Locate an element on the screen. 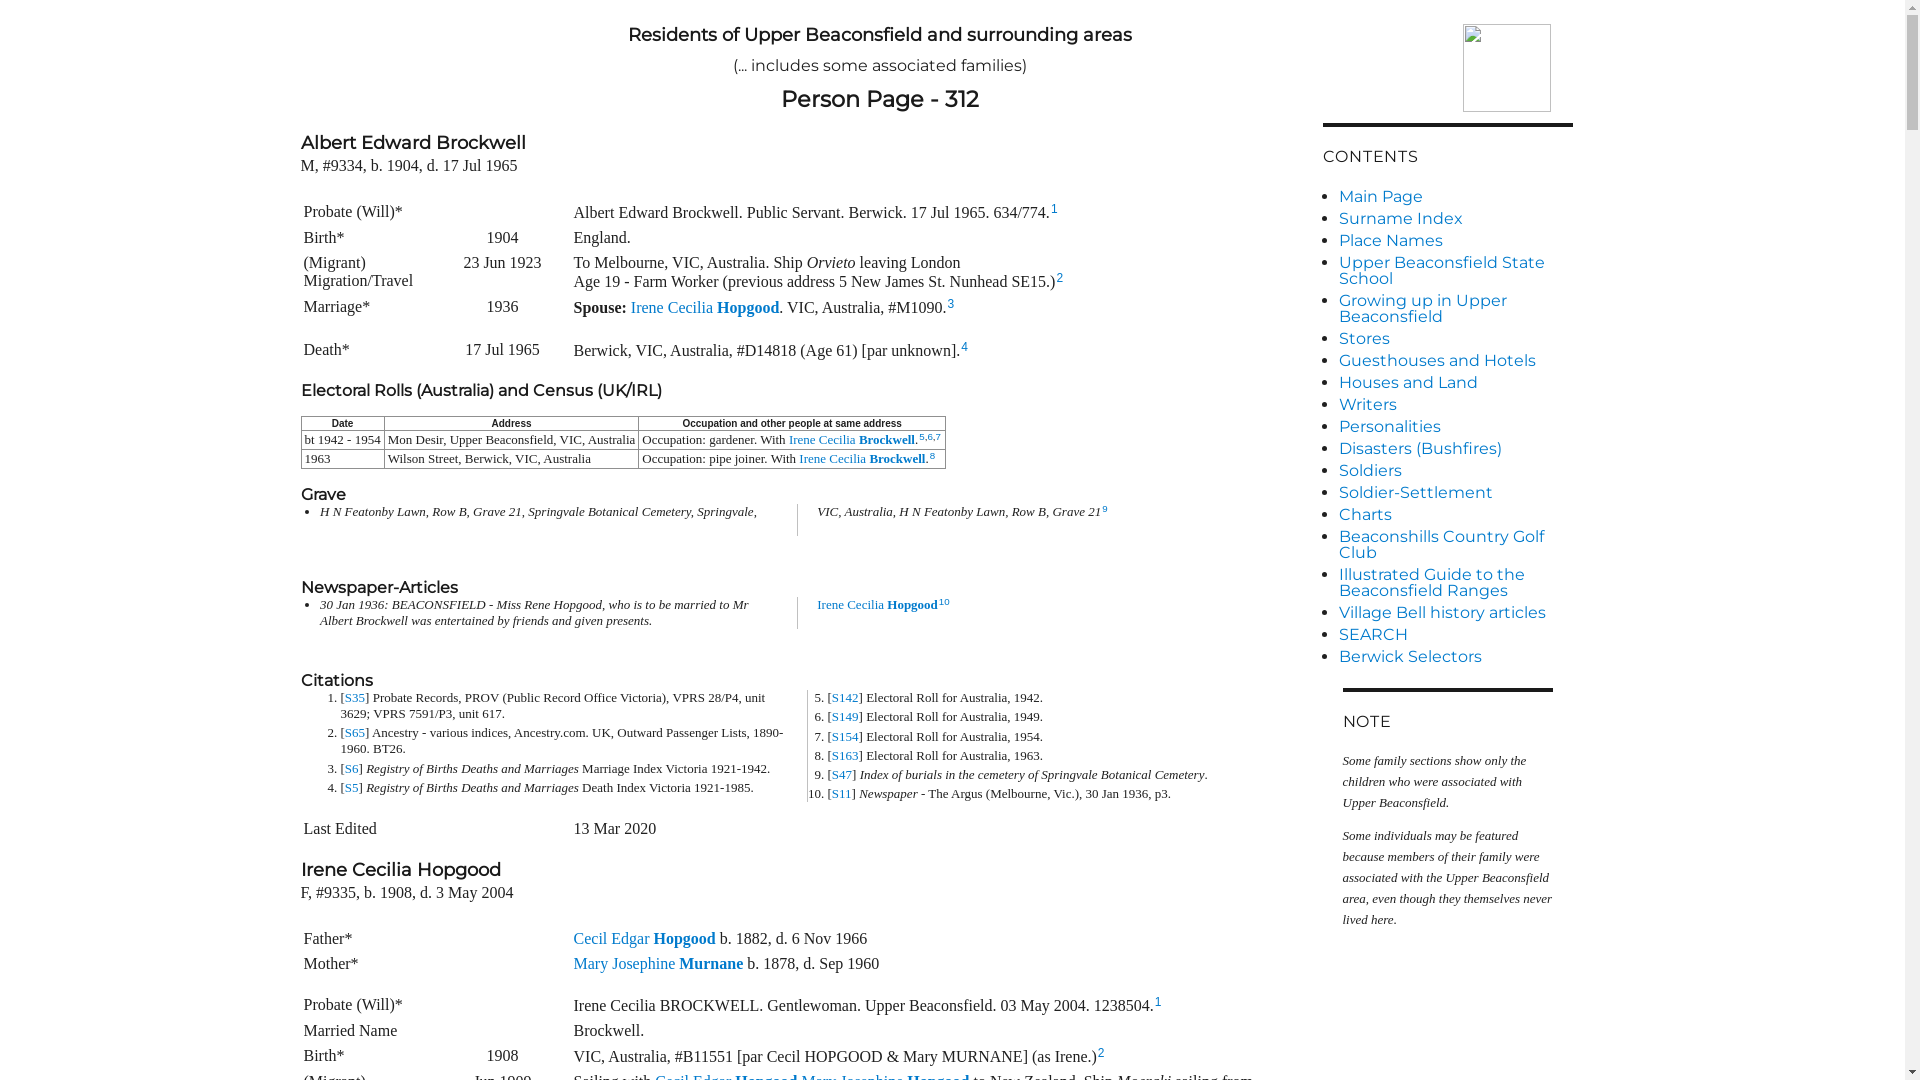 Image resolution: width=1920 pixels, height=1080 pixels. '1' is located at coordinates (1053, 208).